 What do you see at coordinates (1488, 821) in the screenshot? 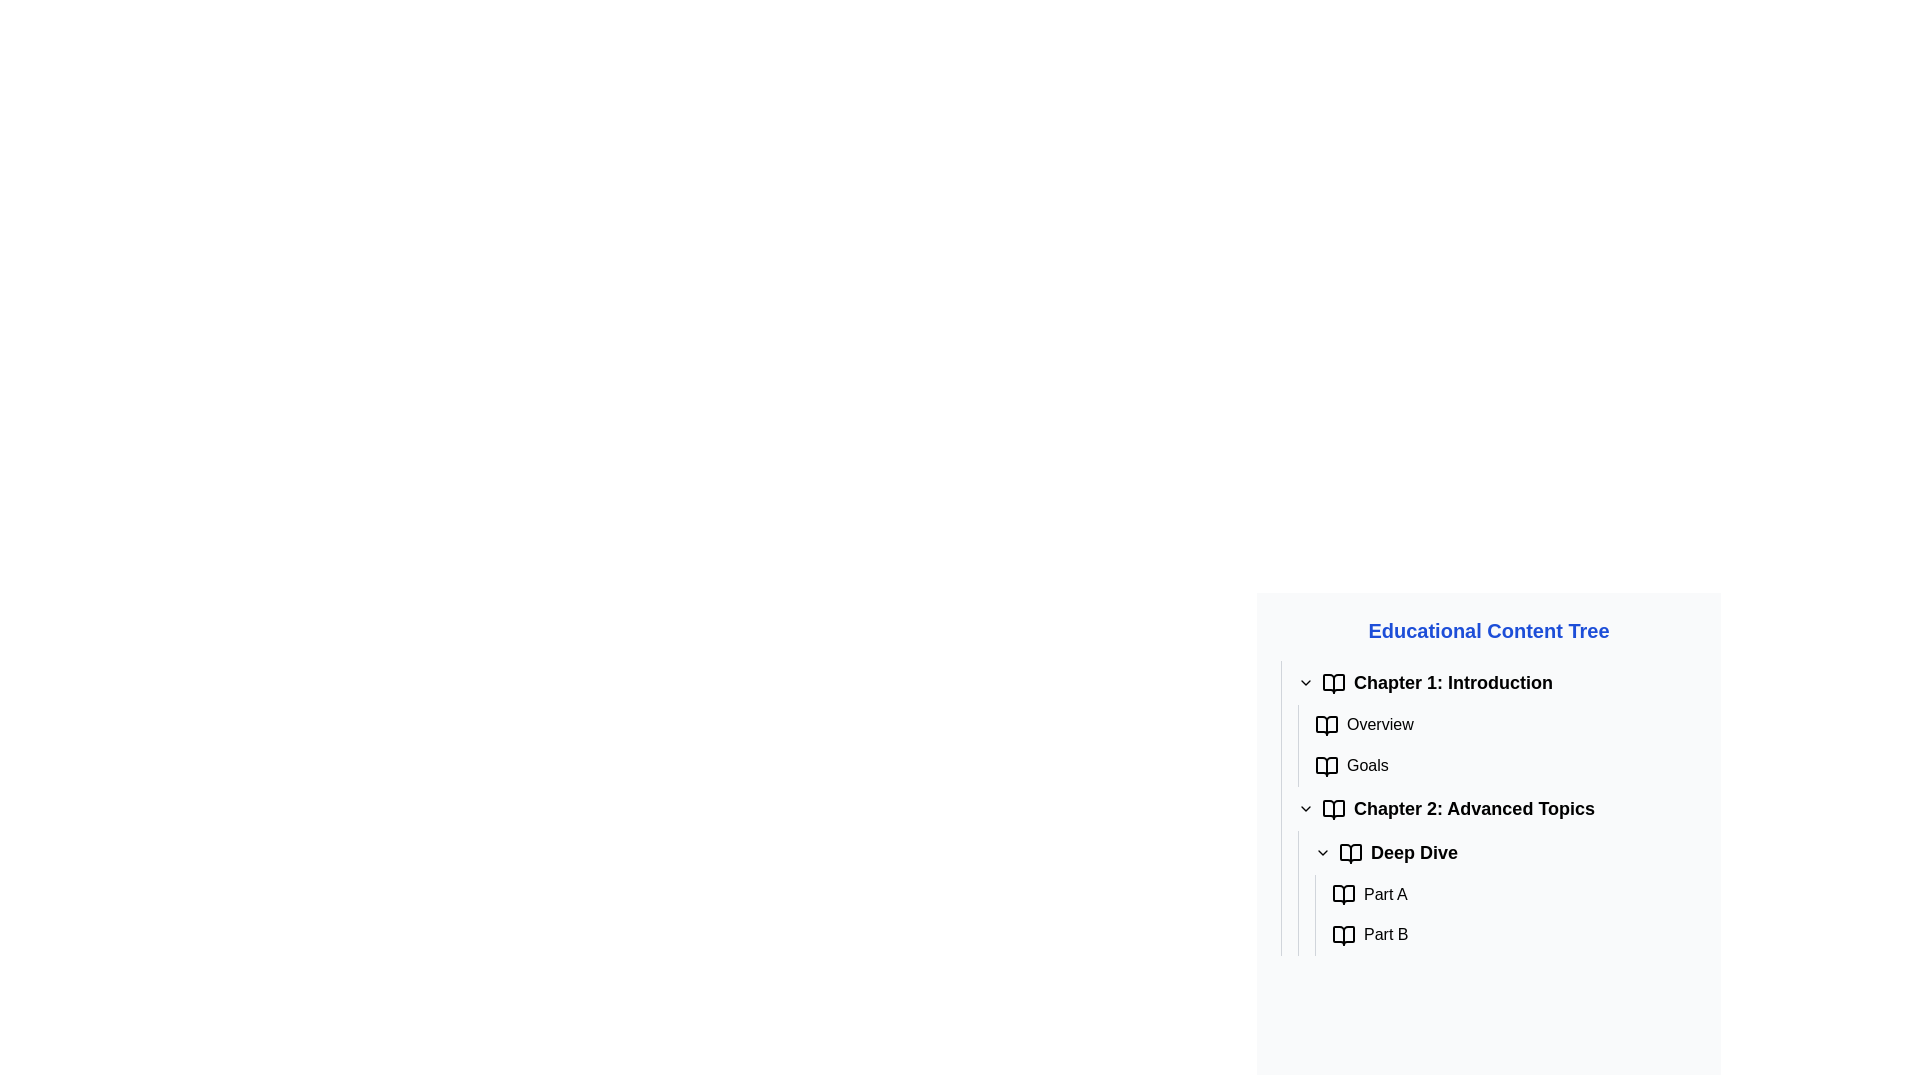
I see `individual topics within the content panel that has a white background and organized text items, including 'Educational Content Tree' and 'Chapter 1: Introduction'` at bounding box center [1488, 821].